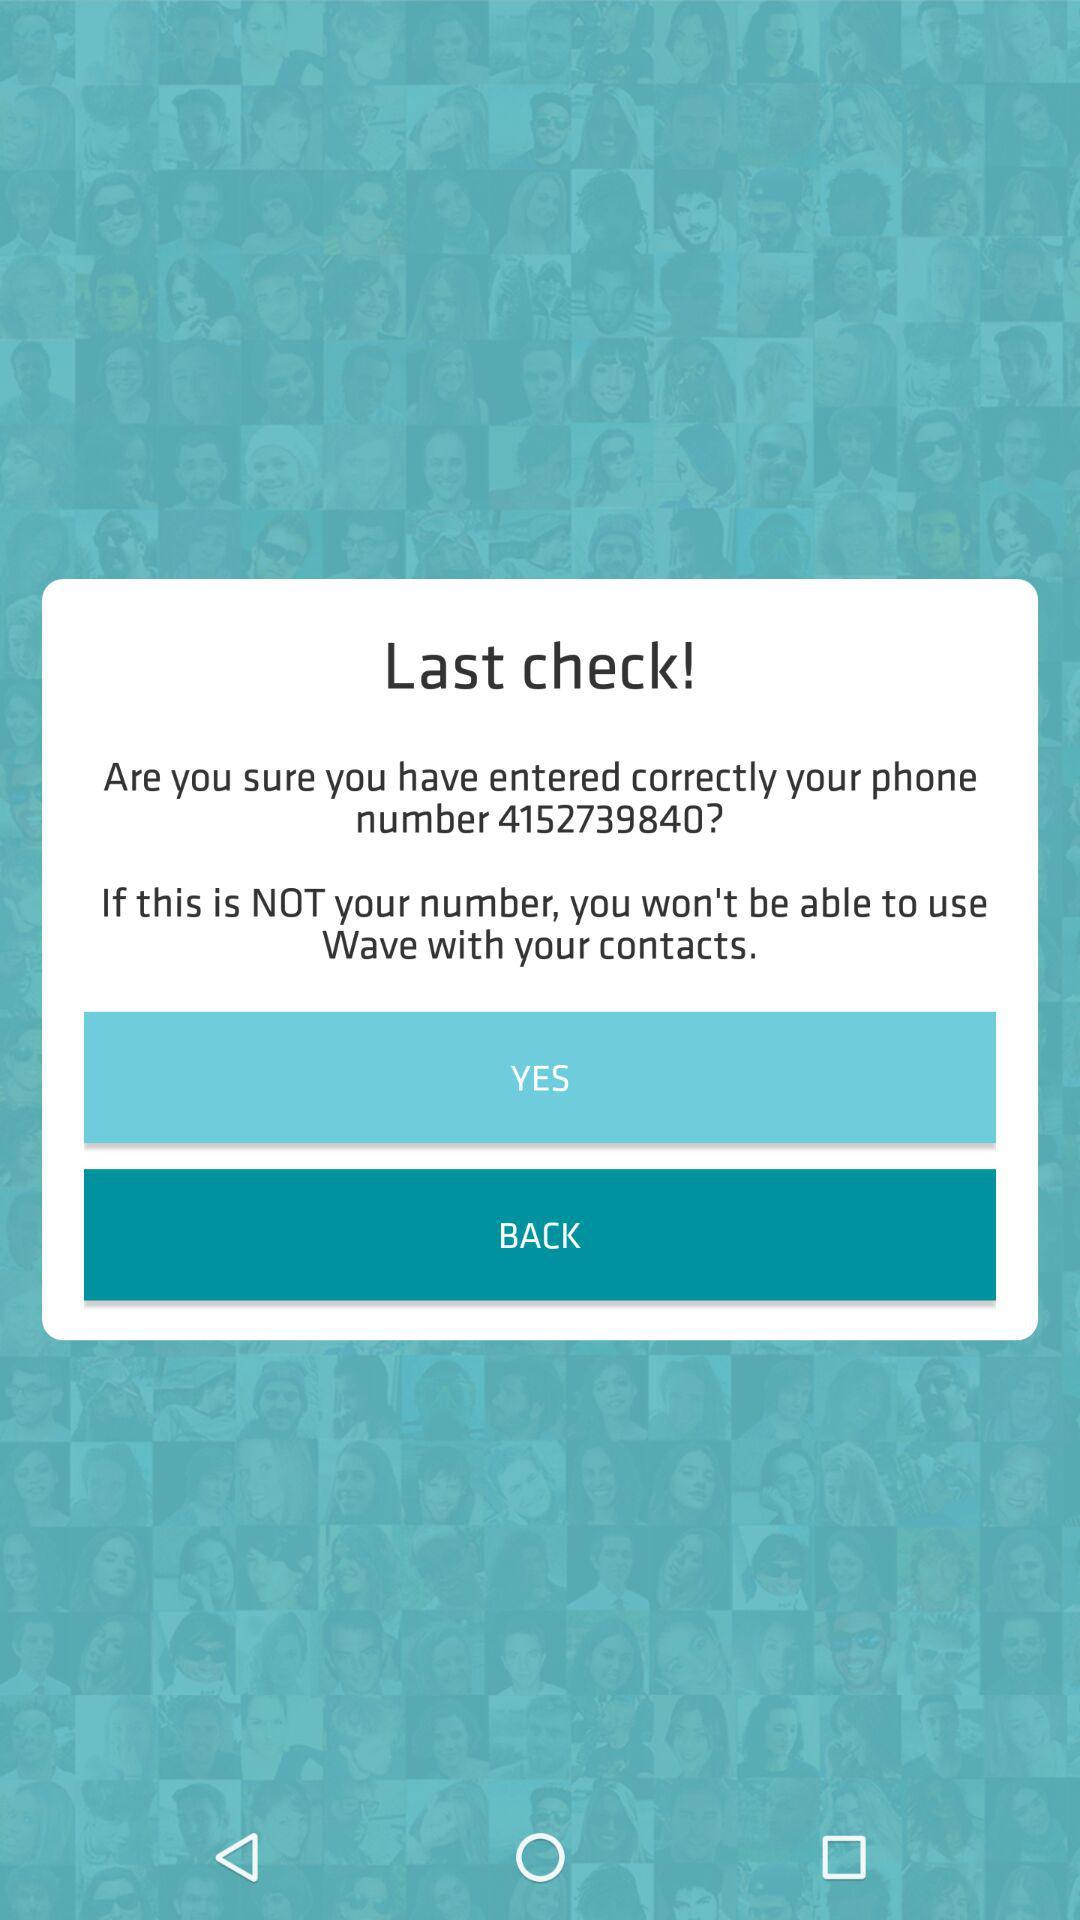  What do you see at coordinates (540, 859) in the screenshot?
I see `the item above yes item` at bounding box center [540, 859].